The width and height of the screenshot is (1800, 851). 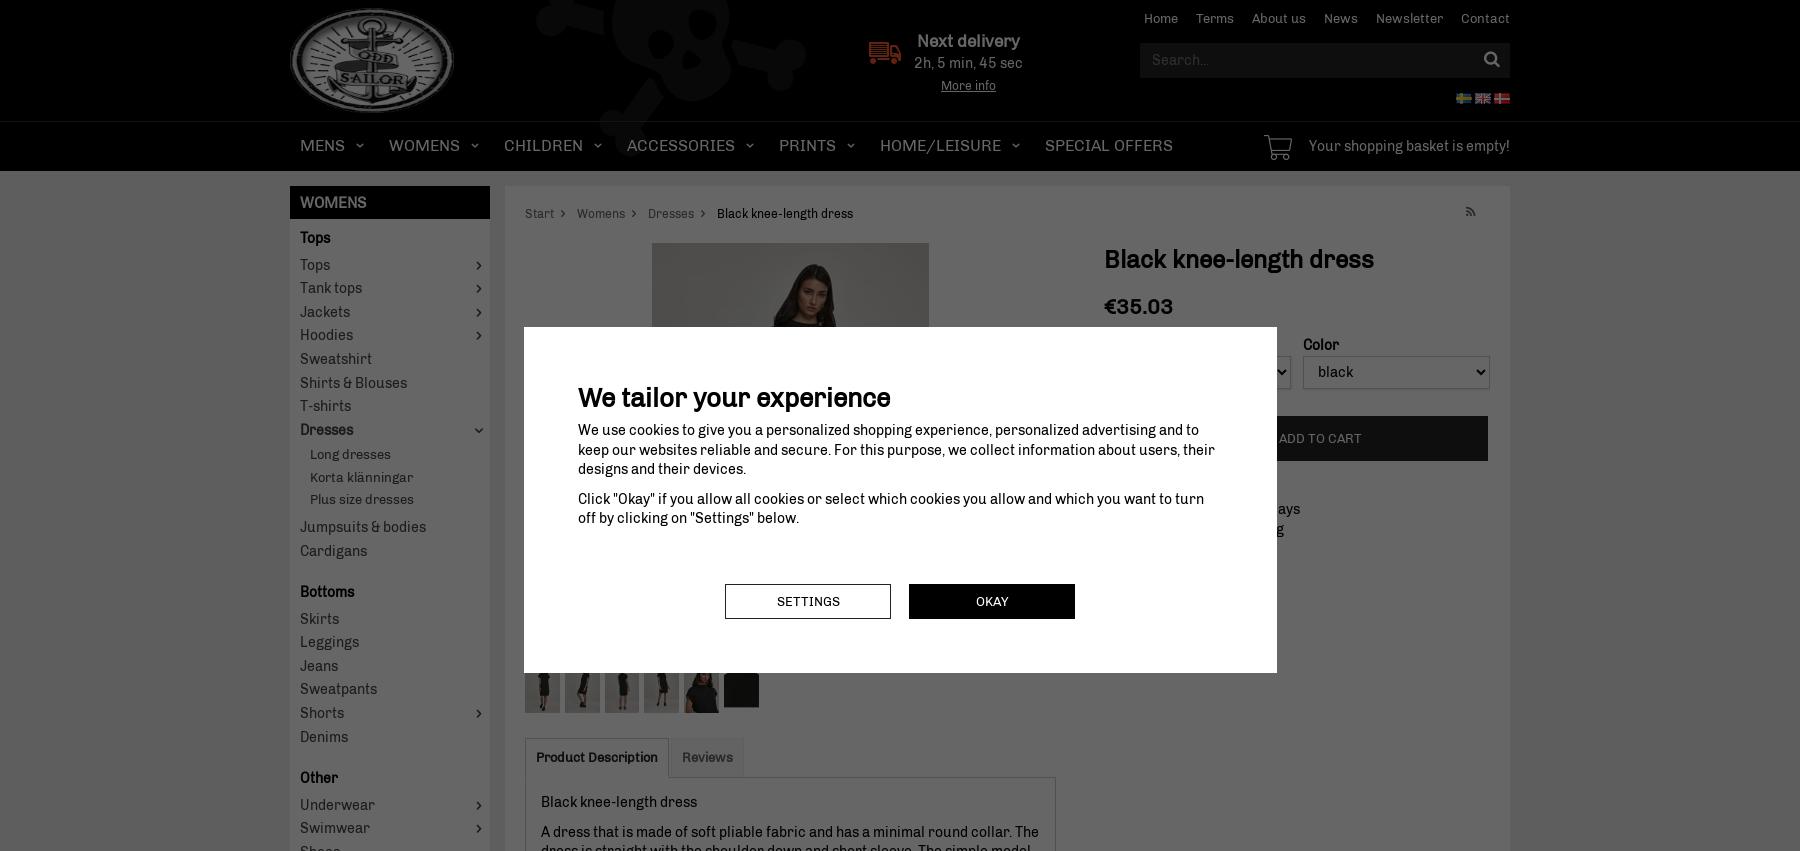 What do you see at coordinates (299, 334) in the screenshot?
I see `'Hoodies'` at bounding box center [299, 334].